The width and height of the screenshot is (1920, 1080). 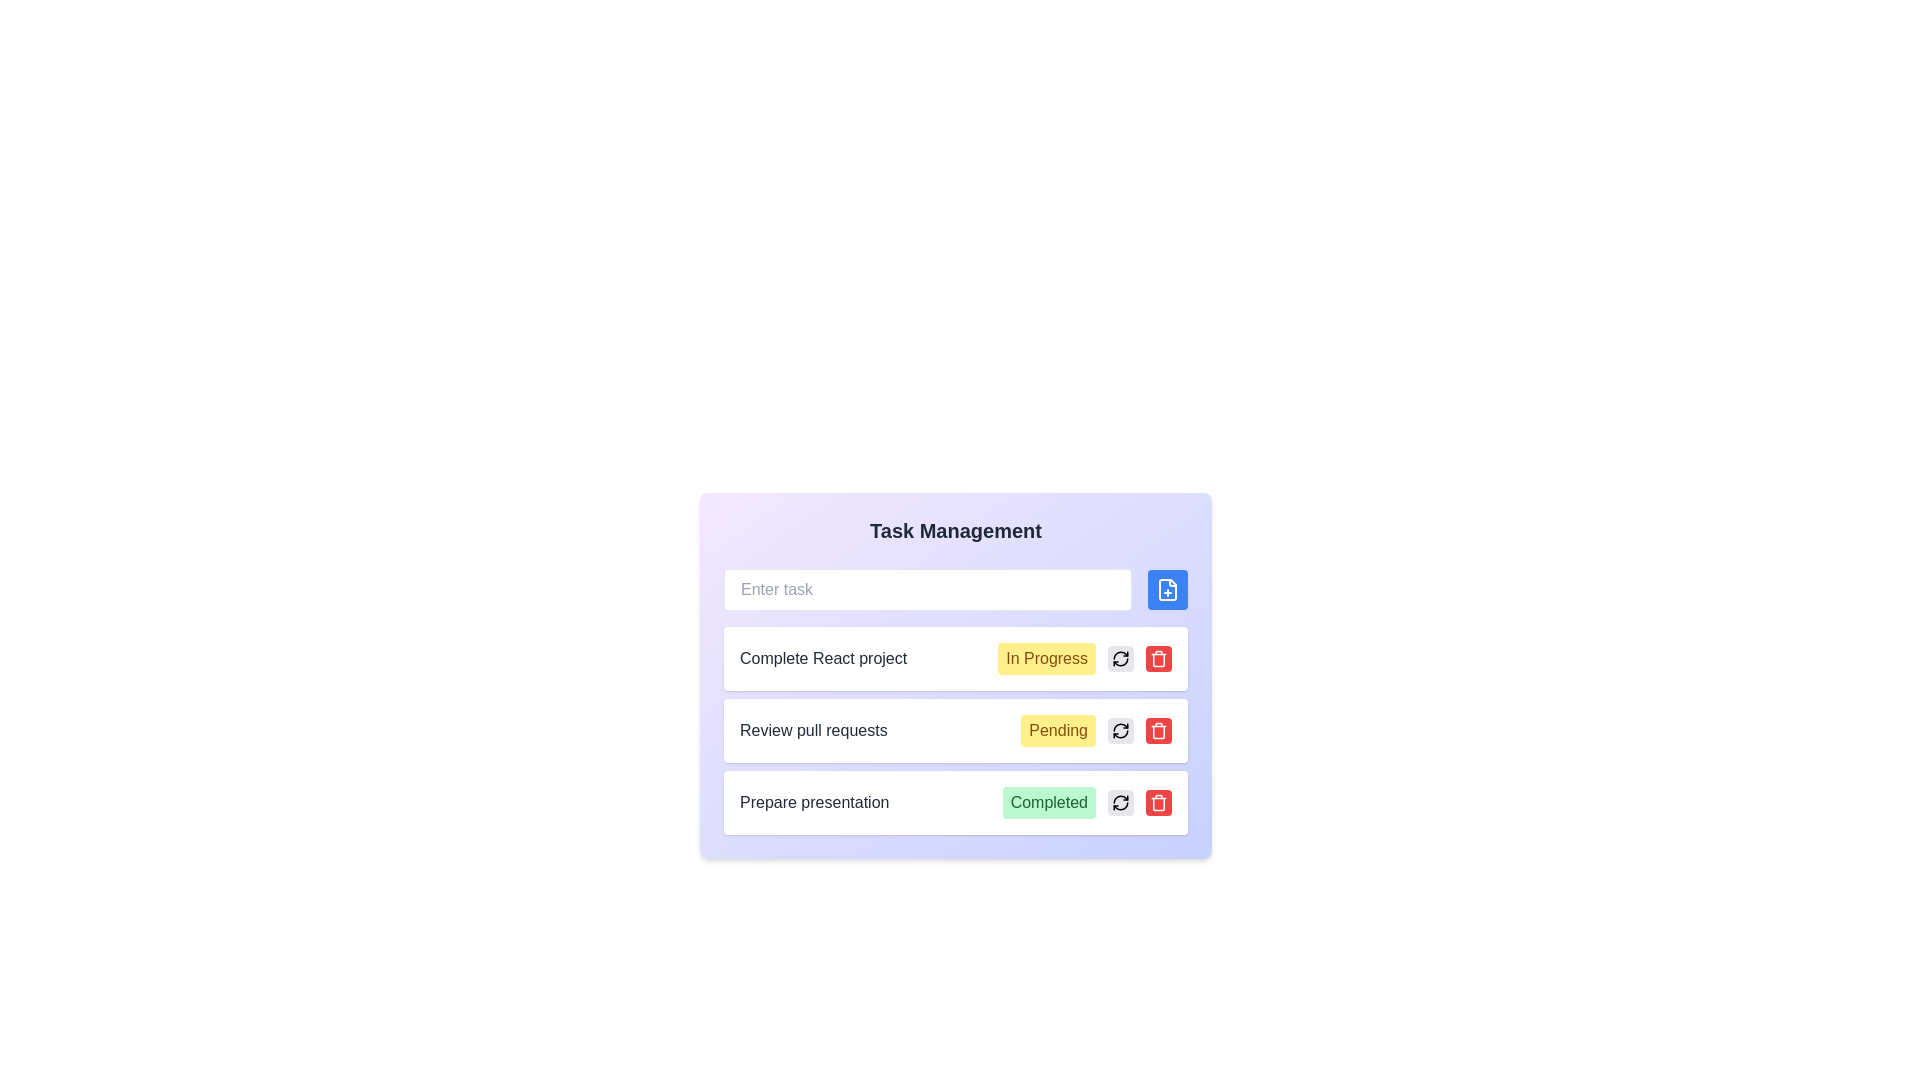 What do you see at coordinates (1158, 801) in the screenshot?
I see `the delete icon button for the task 'Prepare presentation'` at bounding box center [1158, 801].